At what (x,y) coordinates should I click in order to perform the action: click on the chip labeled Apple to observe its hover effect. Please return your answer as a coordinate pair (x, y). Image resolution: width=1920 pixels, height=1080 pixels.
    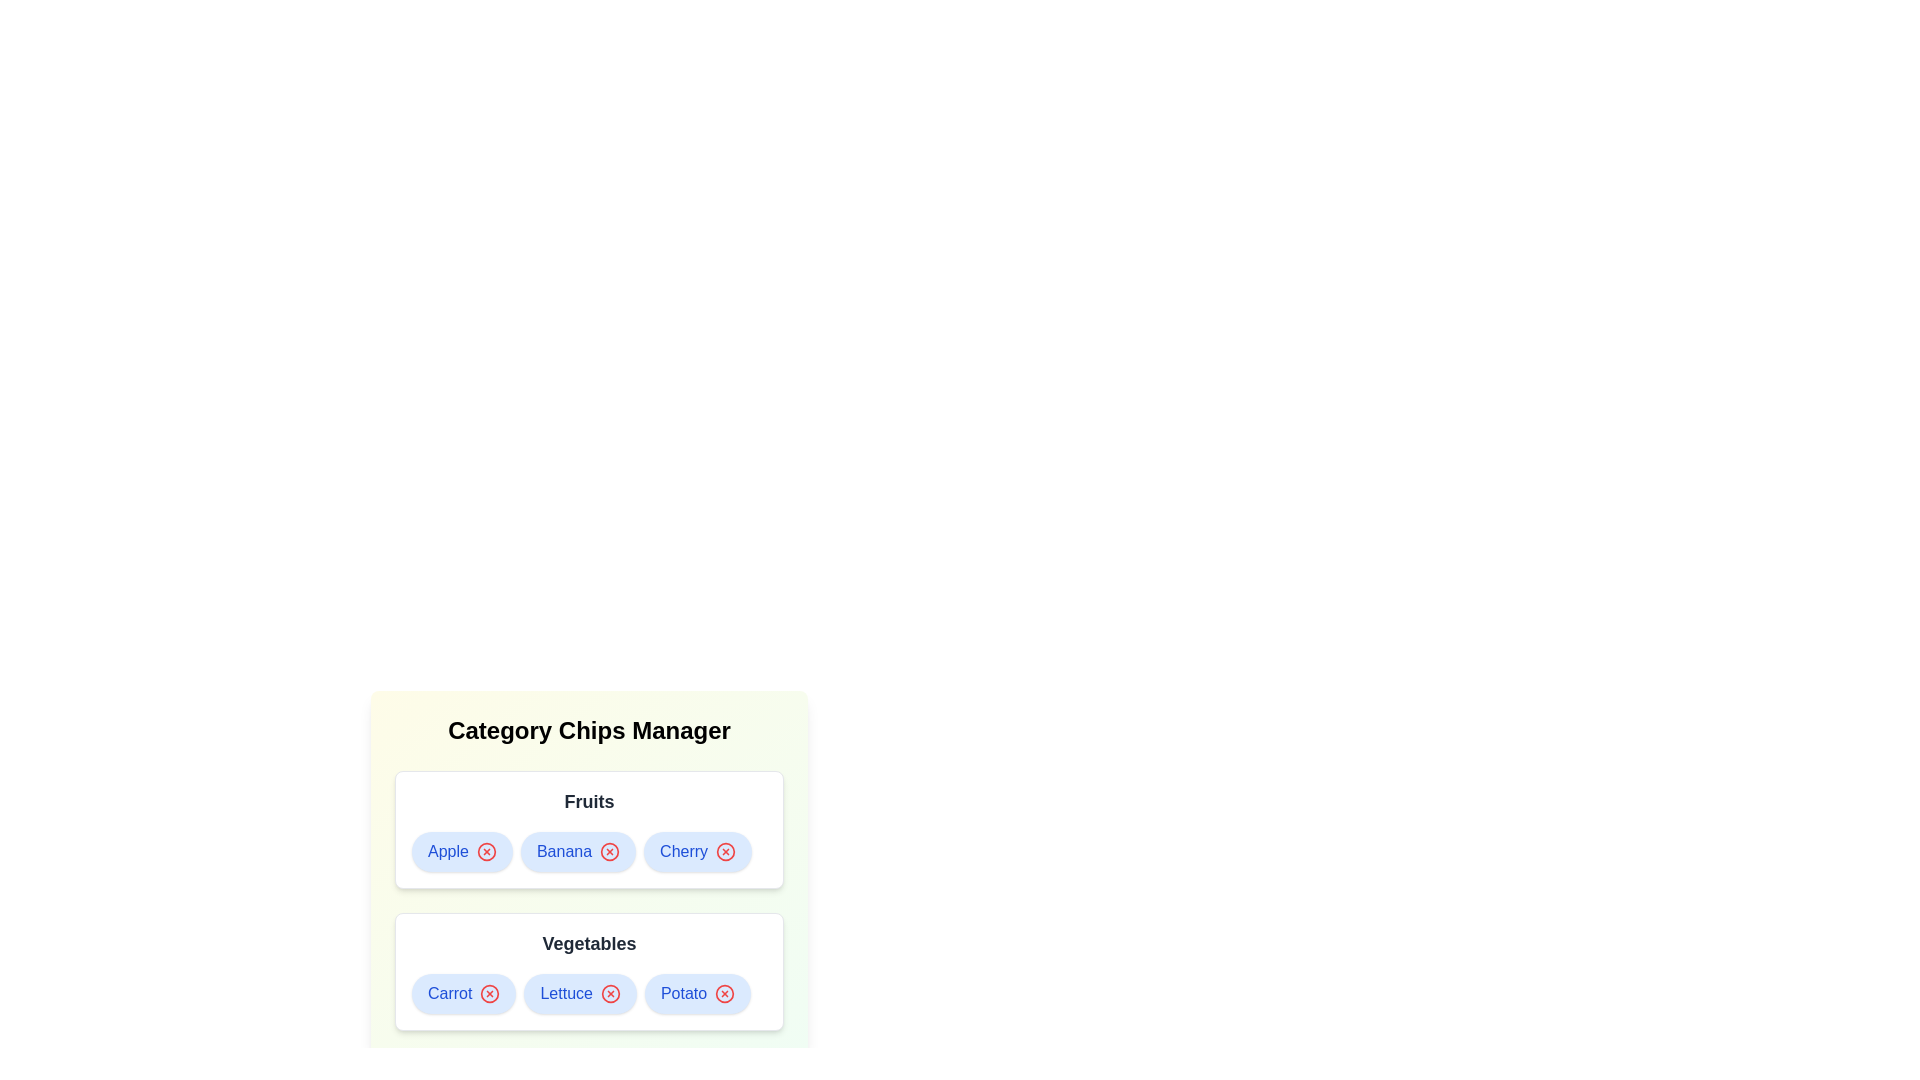
    Looking at the image, I should click on (460, 852).